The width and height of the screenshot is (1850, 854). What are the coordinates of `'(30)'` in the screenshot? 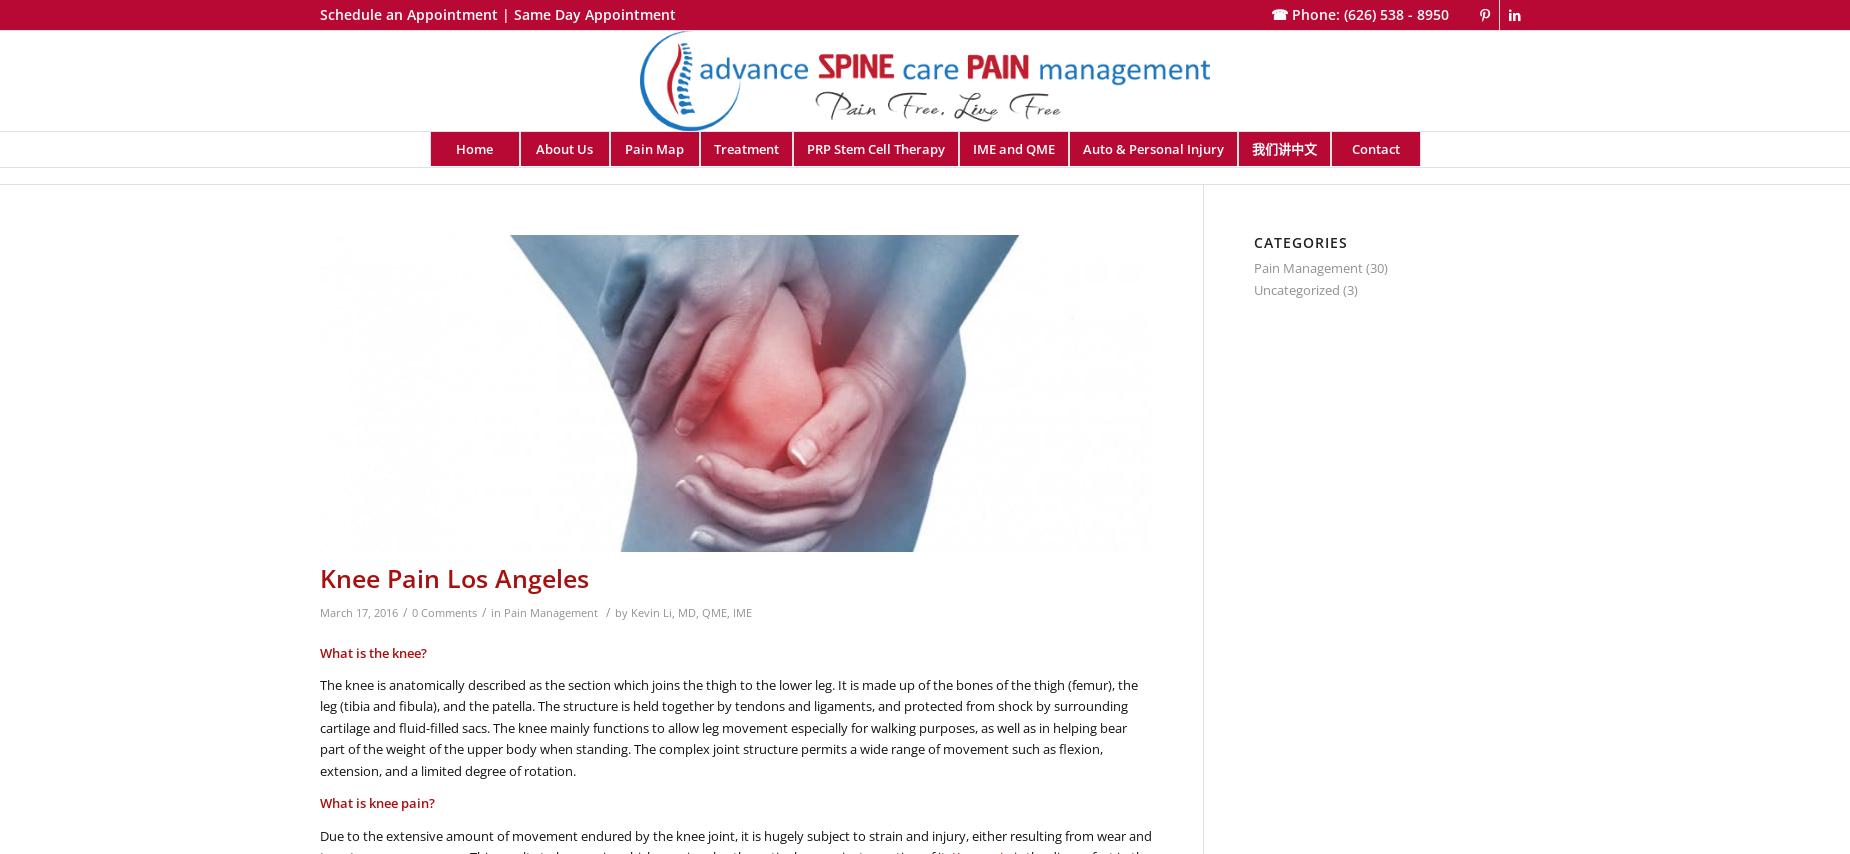 It's located at (1374, 266).